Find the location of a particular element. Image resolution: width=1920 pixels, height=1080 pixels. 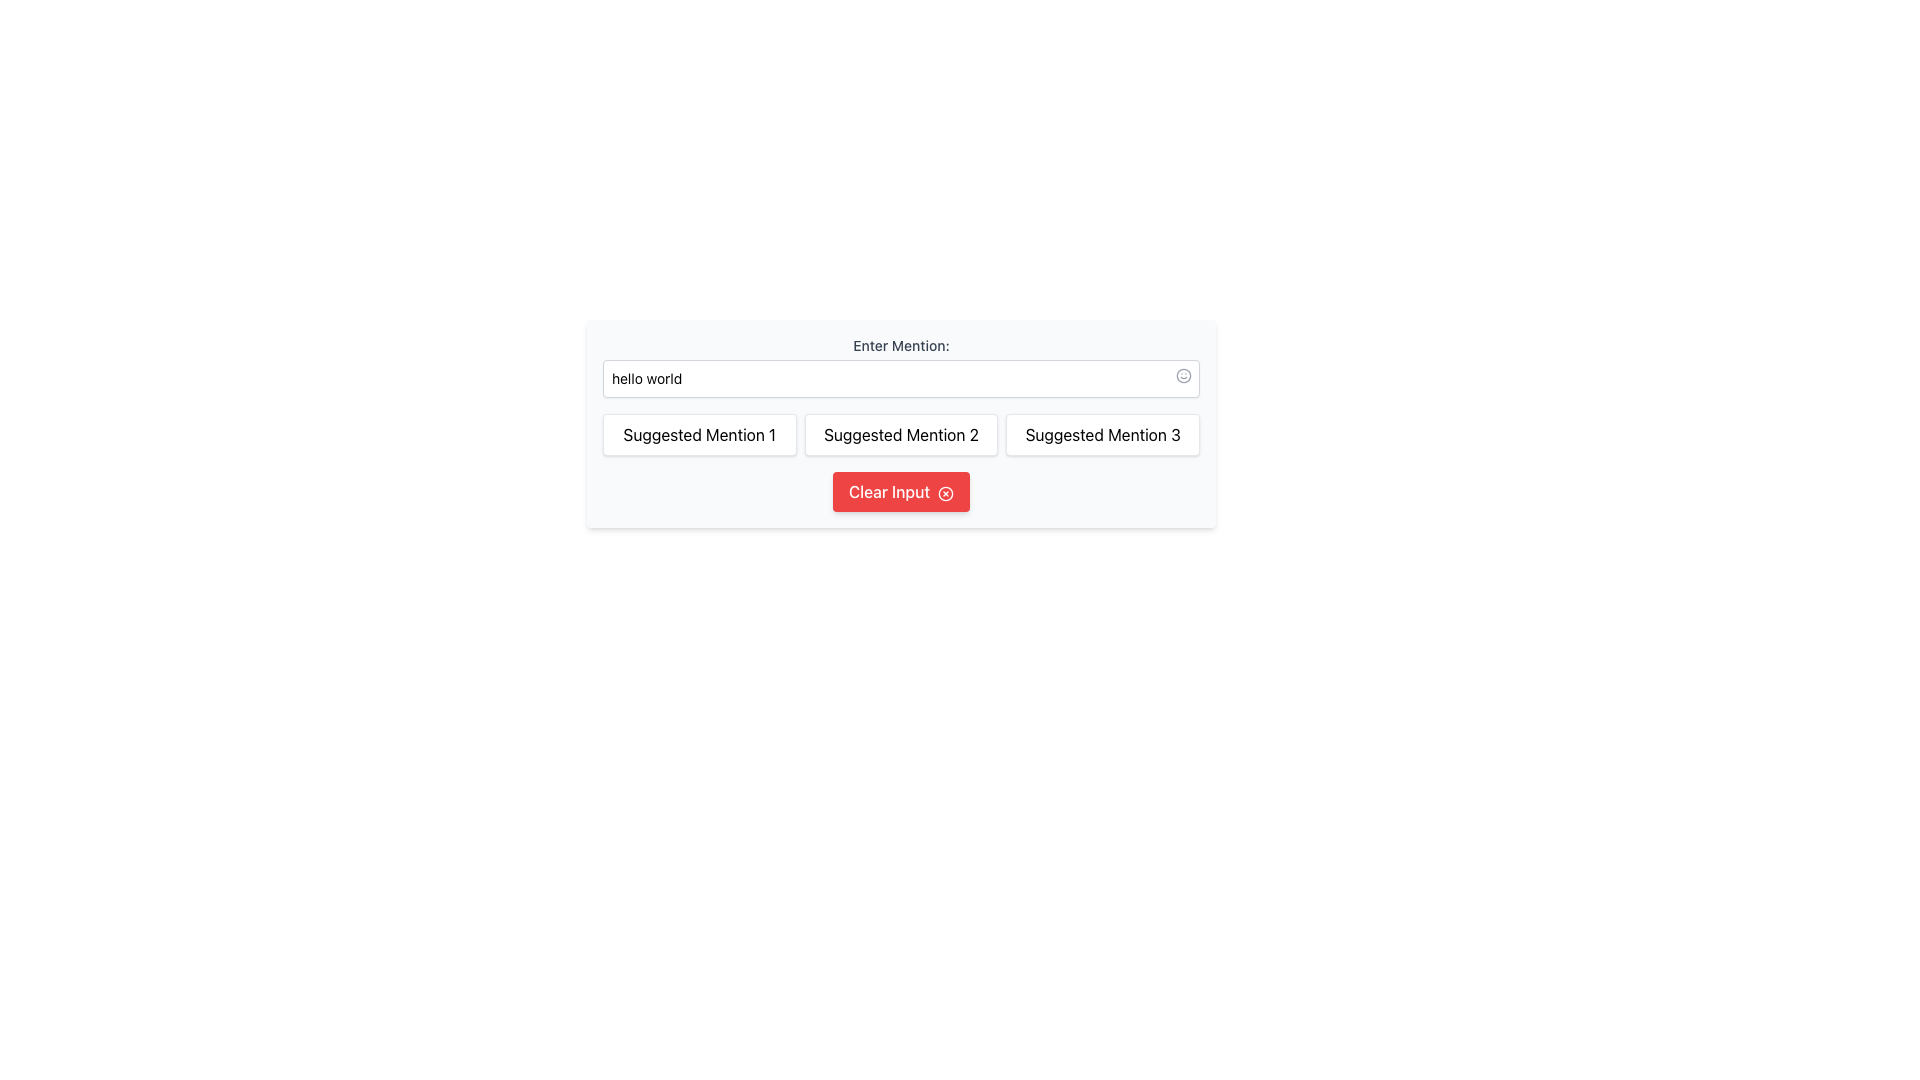

the first button labeled 'Suggested Mention 1' in the grid layout beneath the 'Enter Mention:' text input is located at coordinates (699, 434).